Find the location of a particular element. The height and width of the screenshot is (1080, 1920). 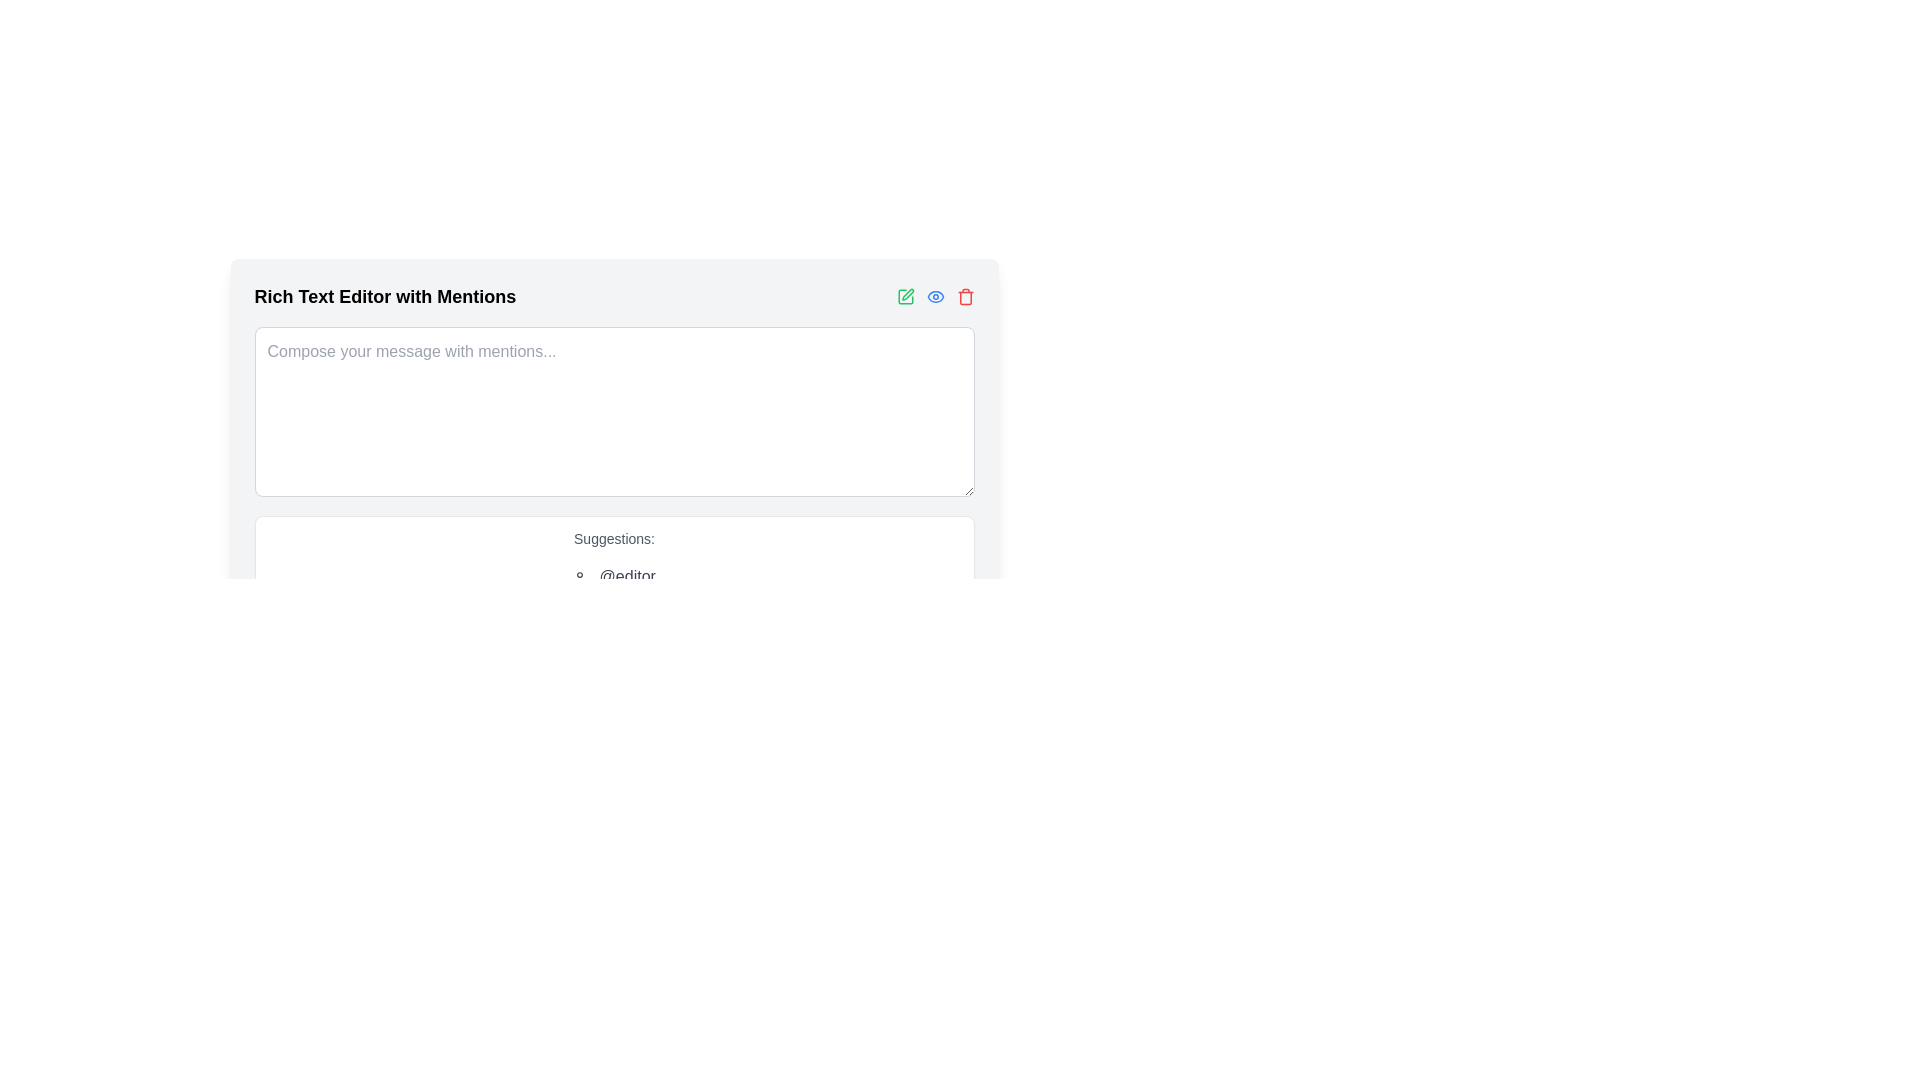

the delete icon located at the top-right area above the 'Rich Text Editor with Mentions' input field is located at coordinates (965, 297).